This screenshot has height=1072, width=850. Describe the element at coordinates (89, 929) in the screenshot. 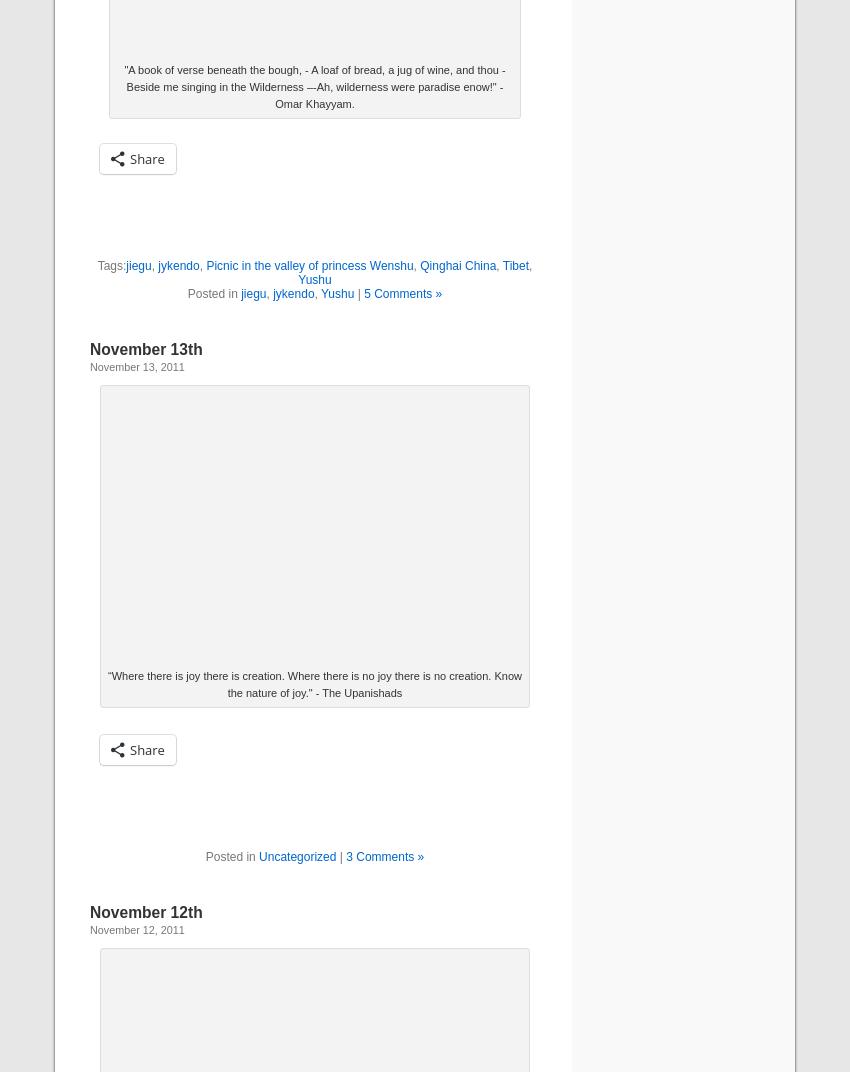

I see `'November 12, 2011'` at that location.